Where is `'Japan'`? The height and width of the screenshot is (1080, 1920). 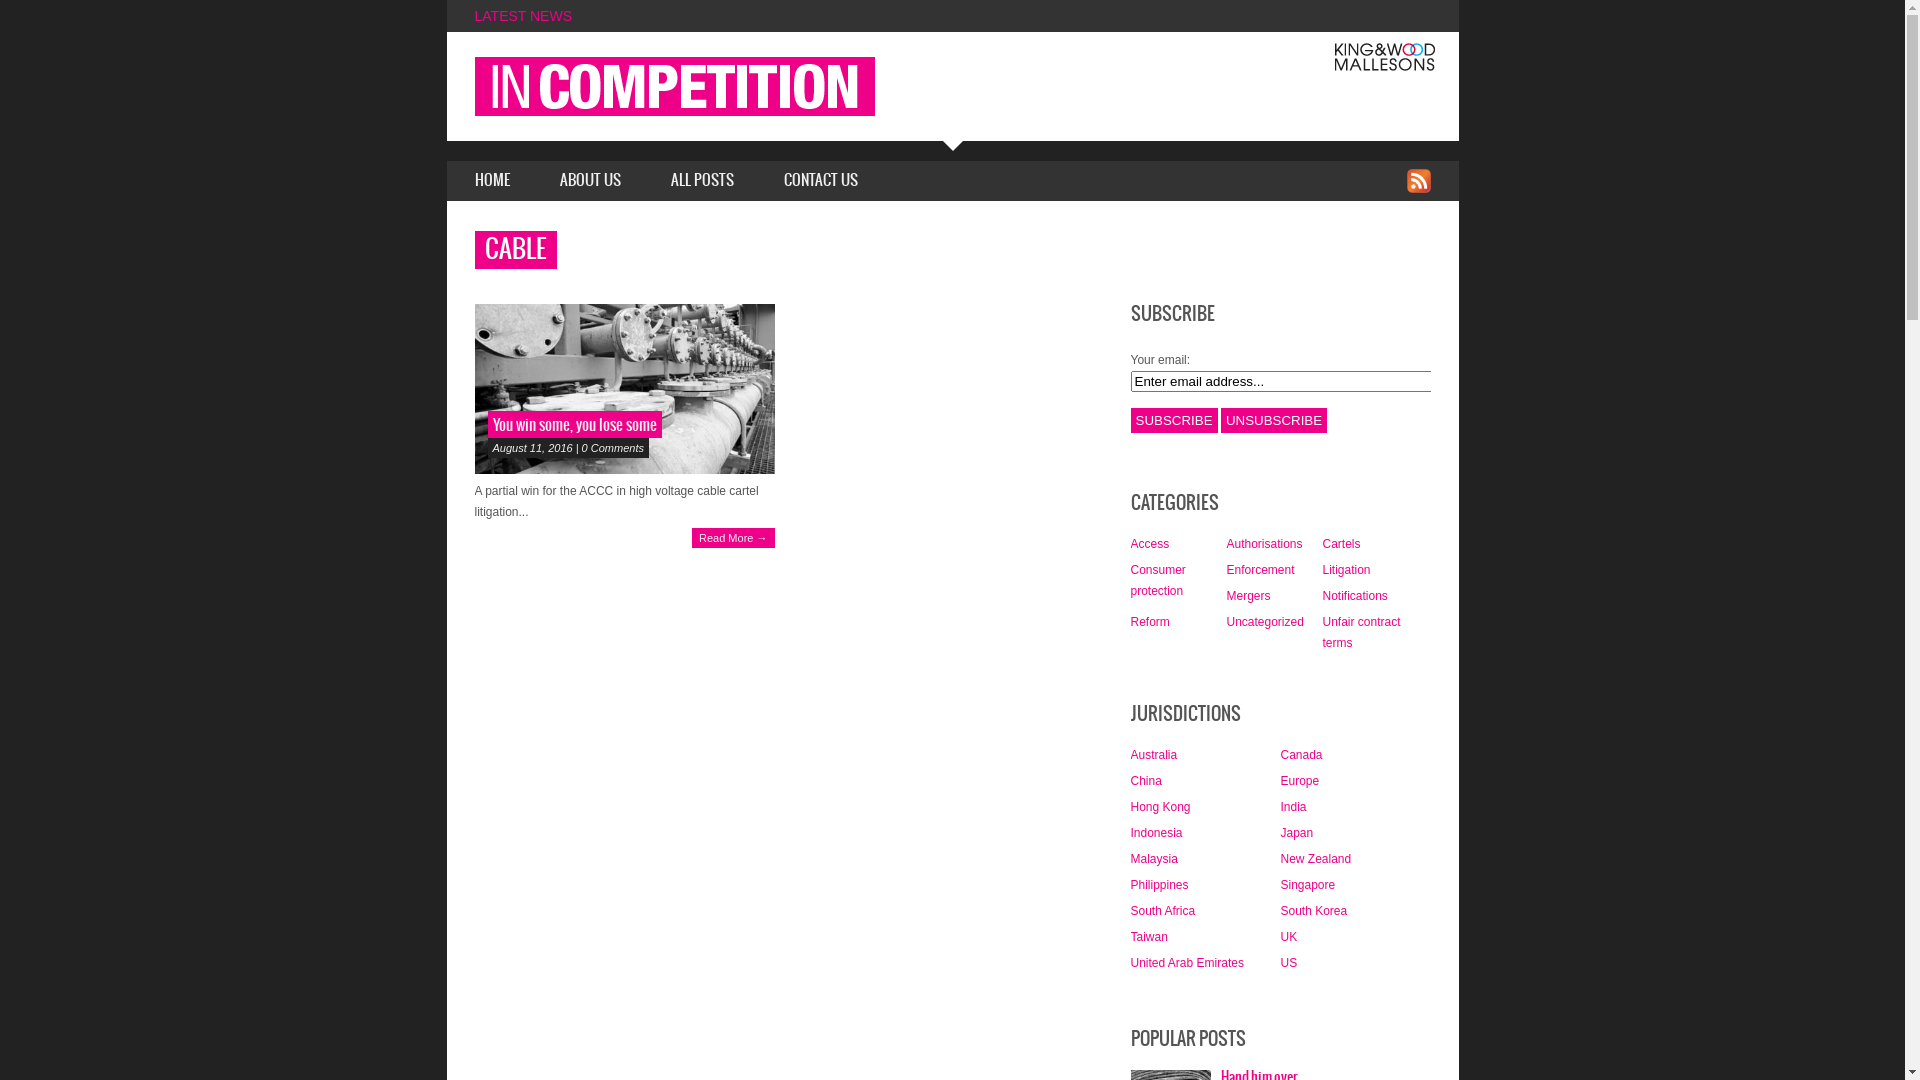 'Japan' is located at coordinates (1296, 833).